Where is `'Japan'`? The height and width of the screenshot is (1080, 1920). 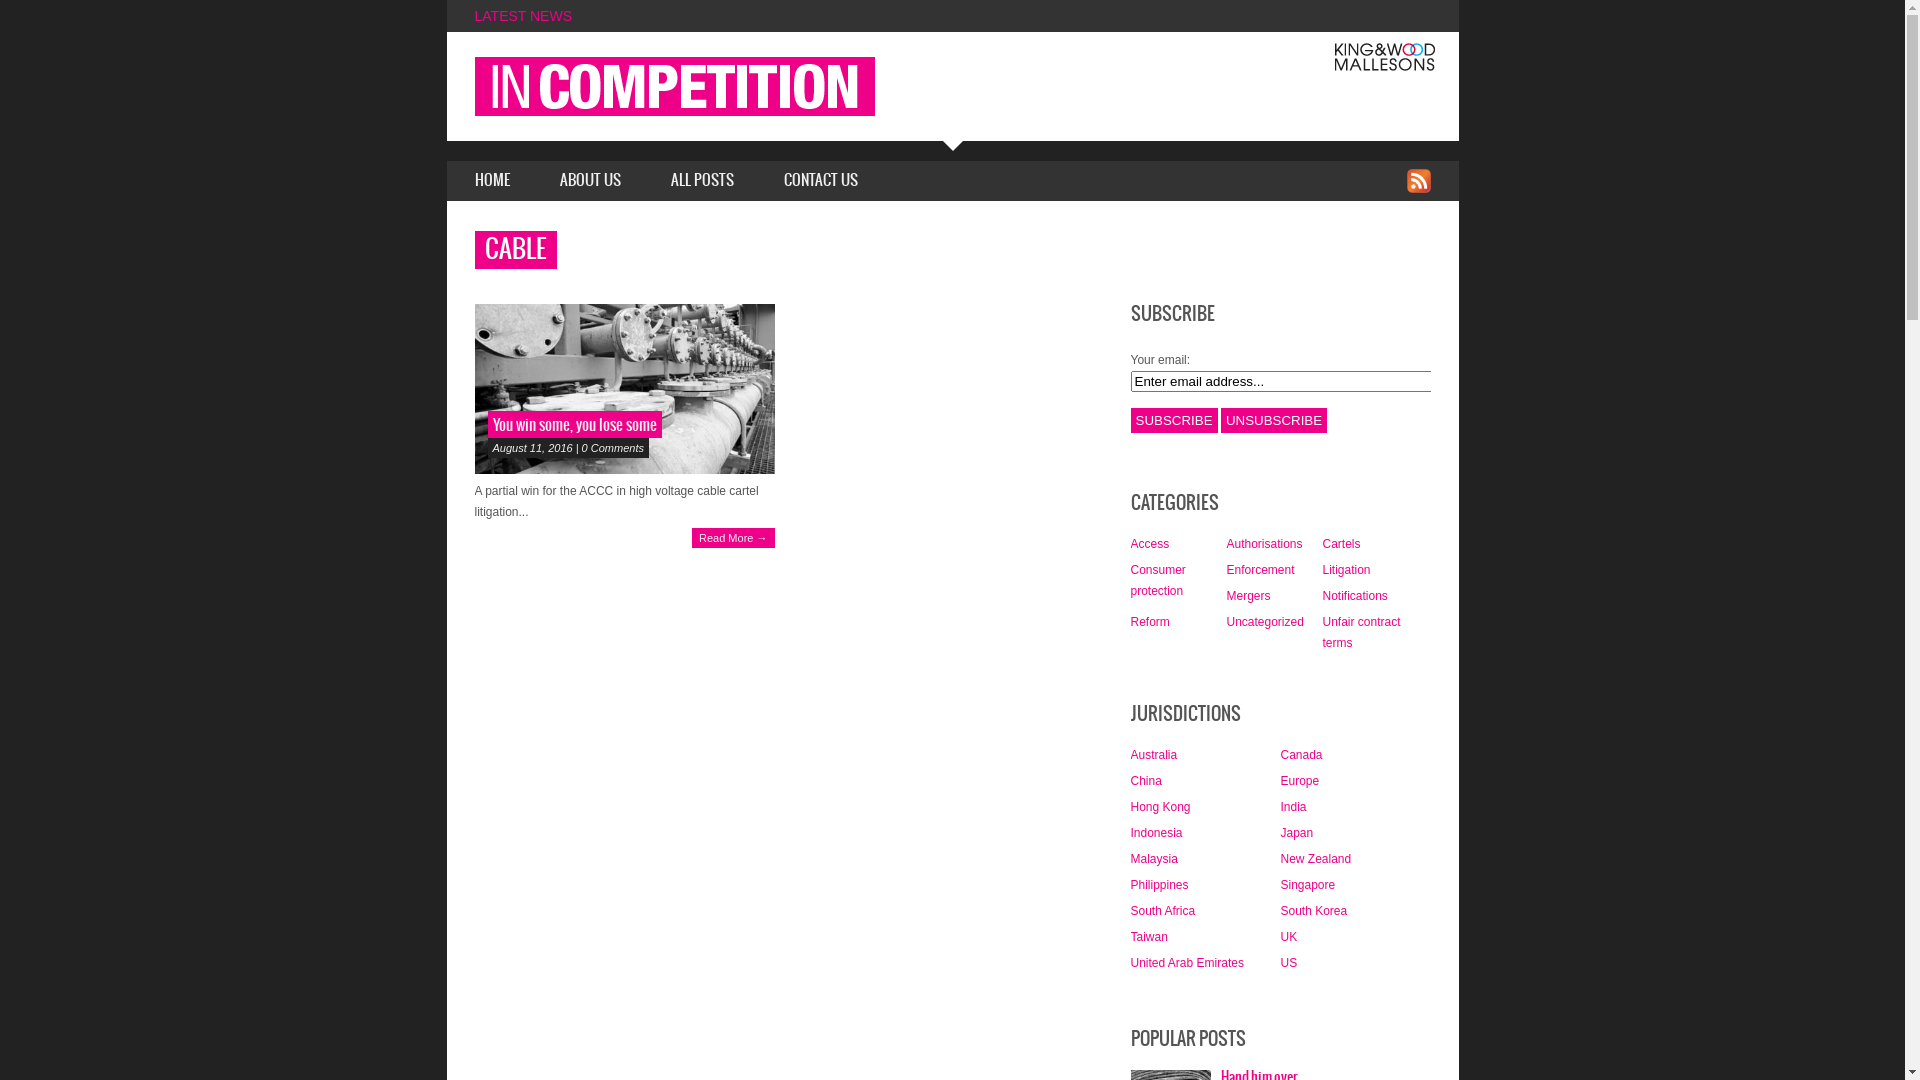 'Japan' is located at coordinates (1296, 833).